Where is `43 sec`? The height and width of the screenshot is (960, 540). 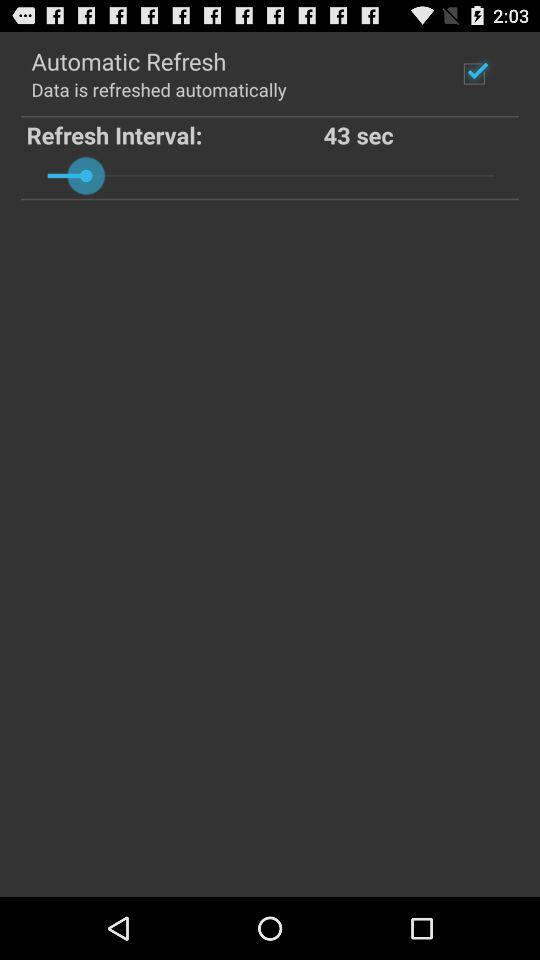 43 sec is located at coordinates (418, 133).